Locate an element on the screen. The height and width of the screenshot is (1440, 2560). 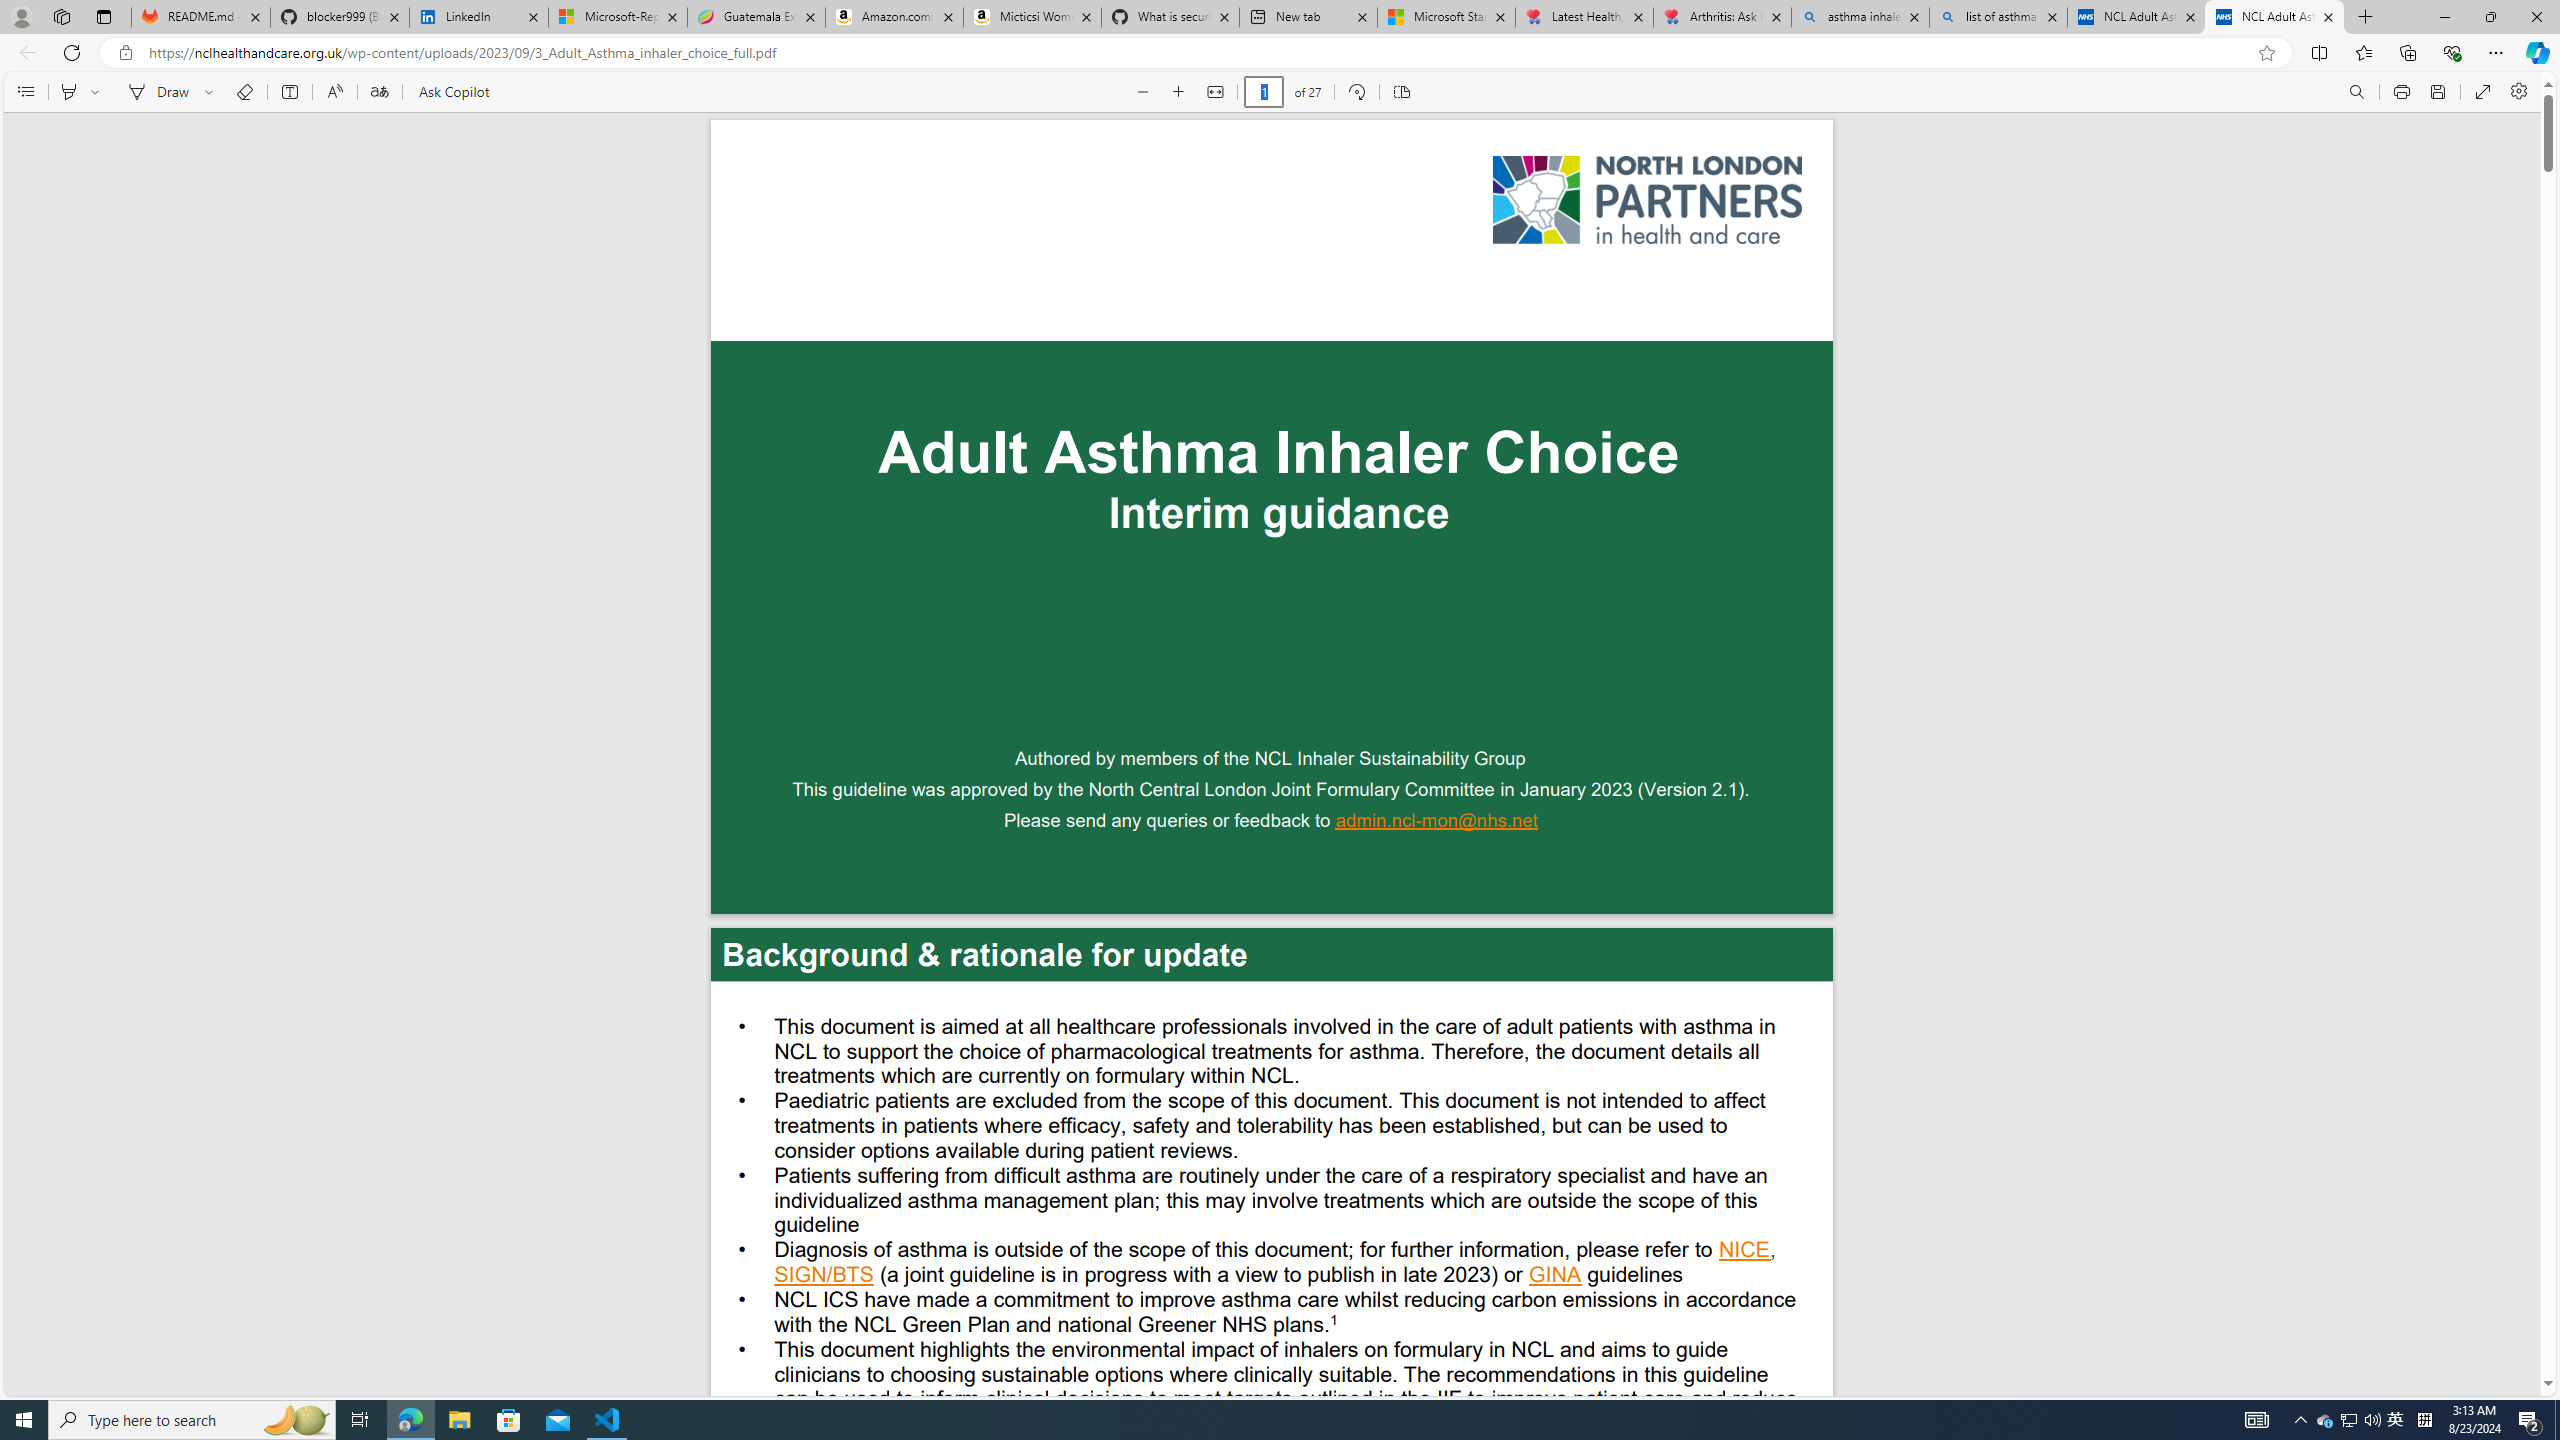
'NICE' is located at coordinates (1744, 1251).